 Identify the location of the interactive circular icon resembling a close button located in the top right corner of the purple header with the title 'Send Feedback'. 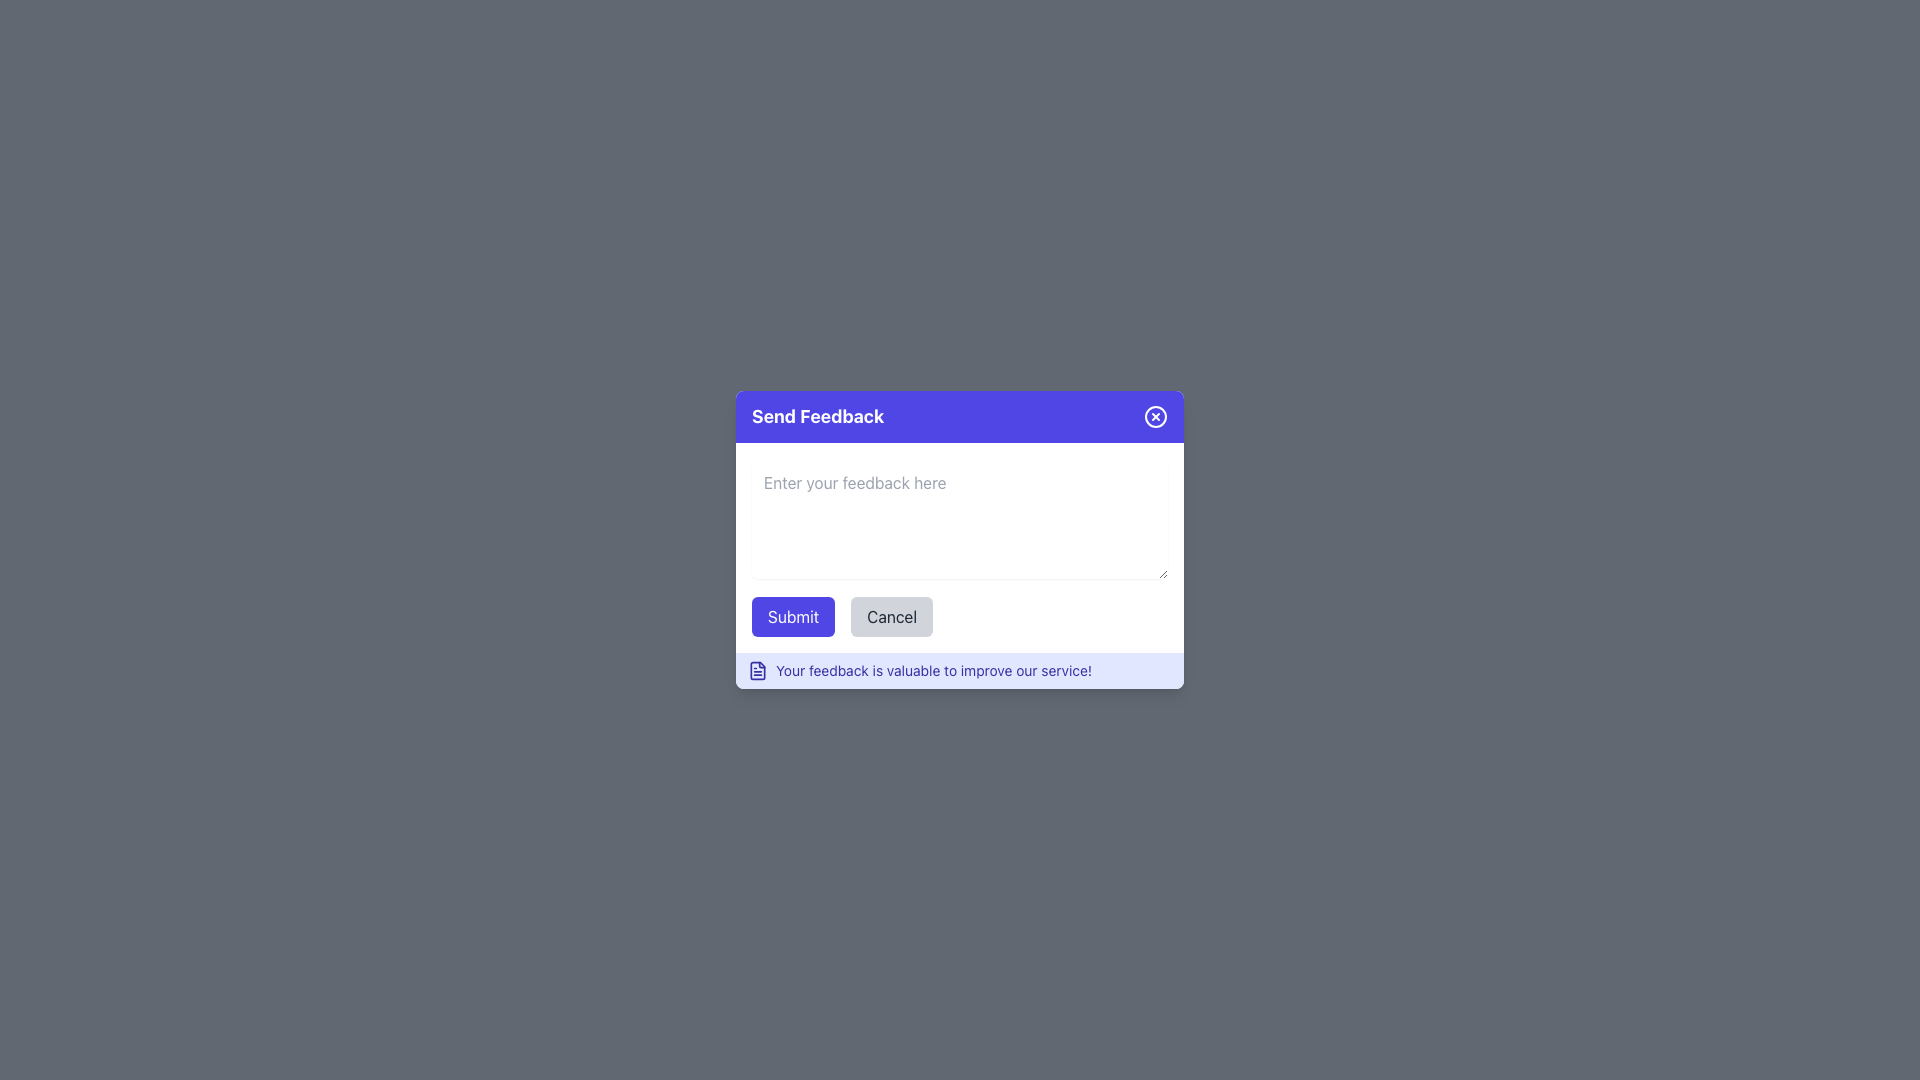
(1156, 415).